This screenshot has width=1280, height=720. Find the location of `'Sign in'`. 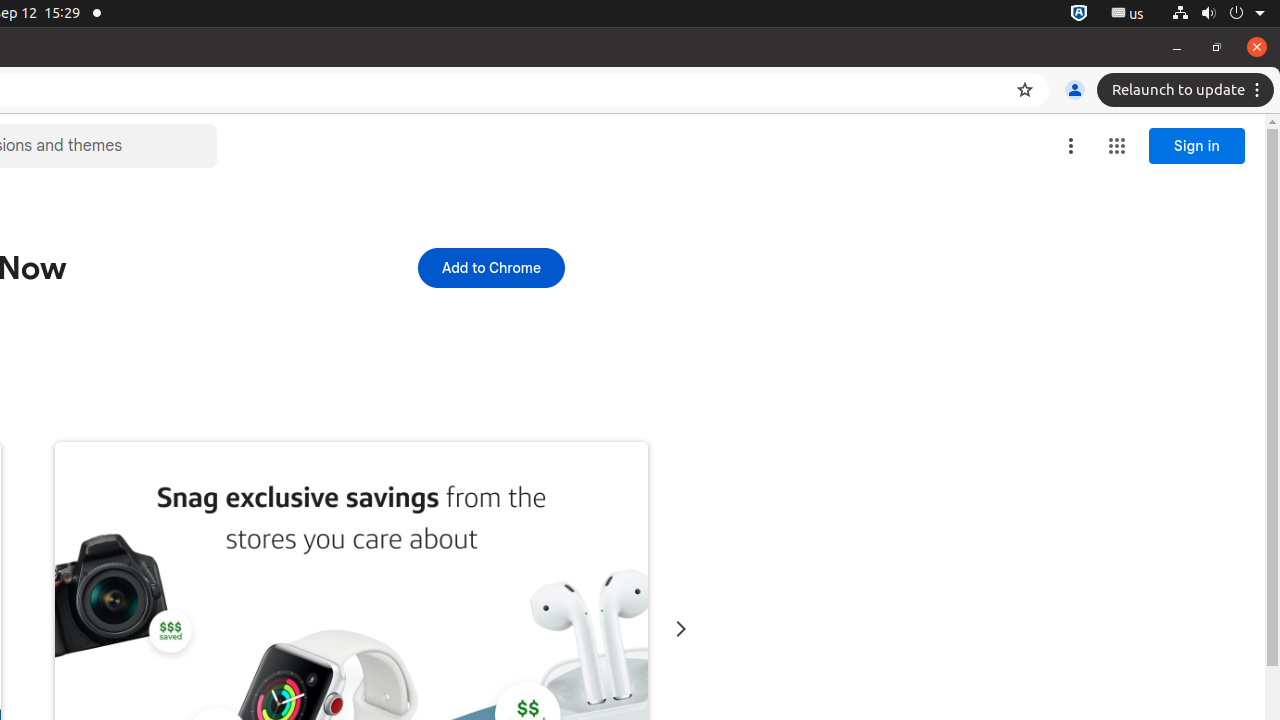

'Sign in' is located at coordinates (1197, 145).